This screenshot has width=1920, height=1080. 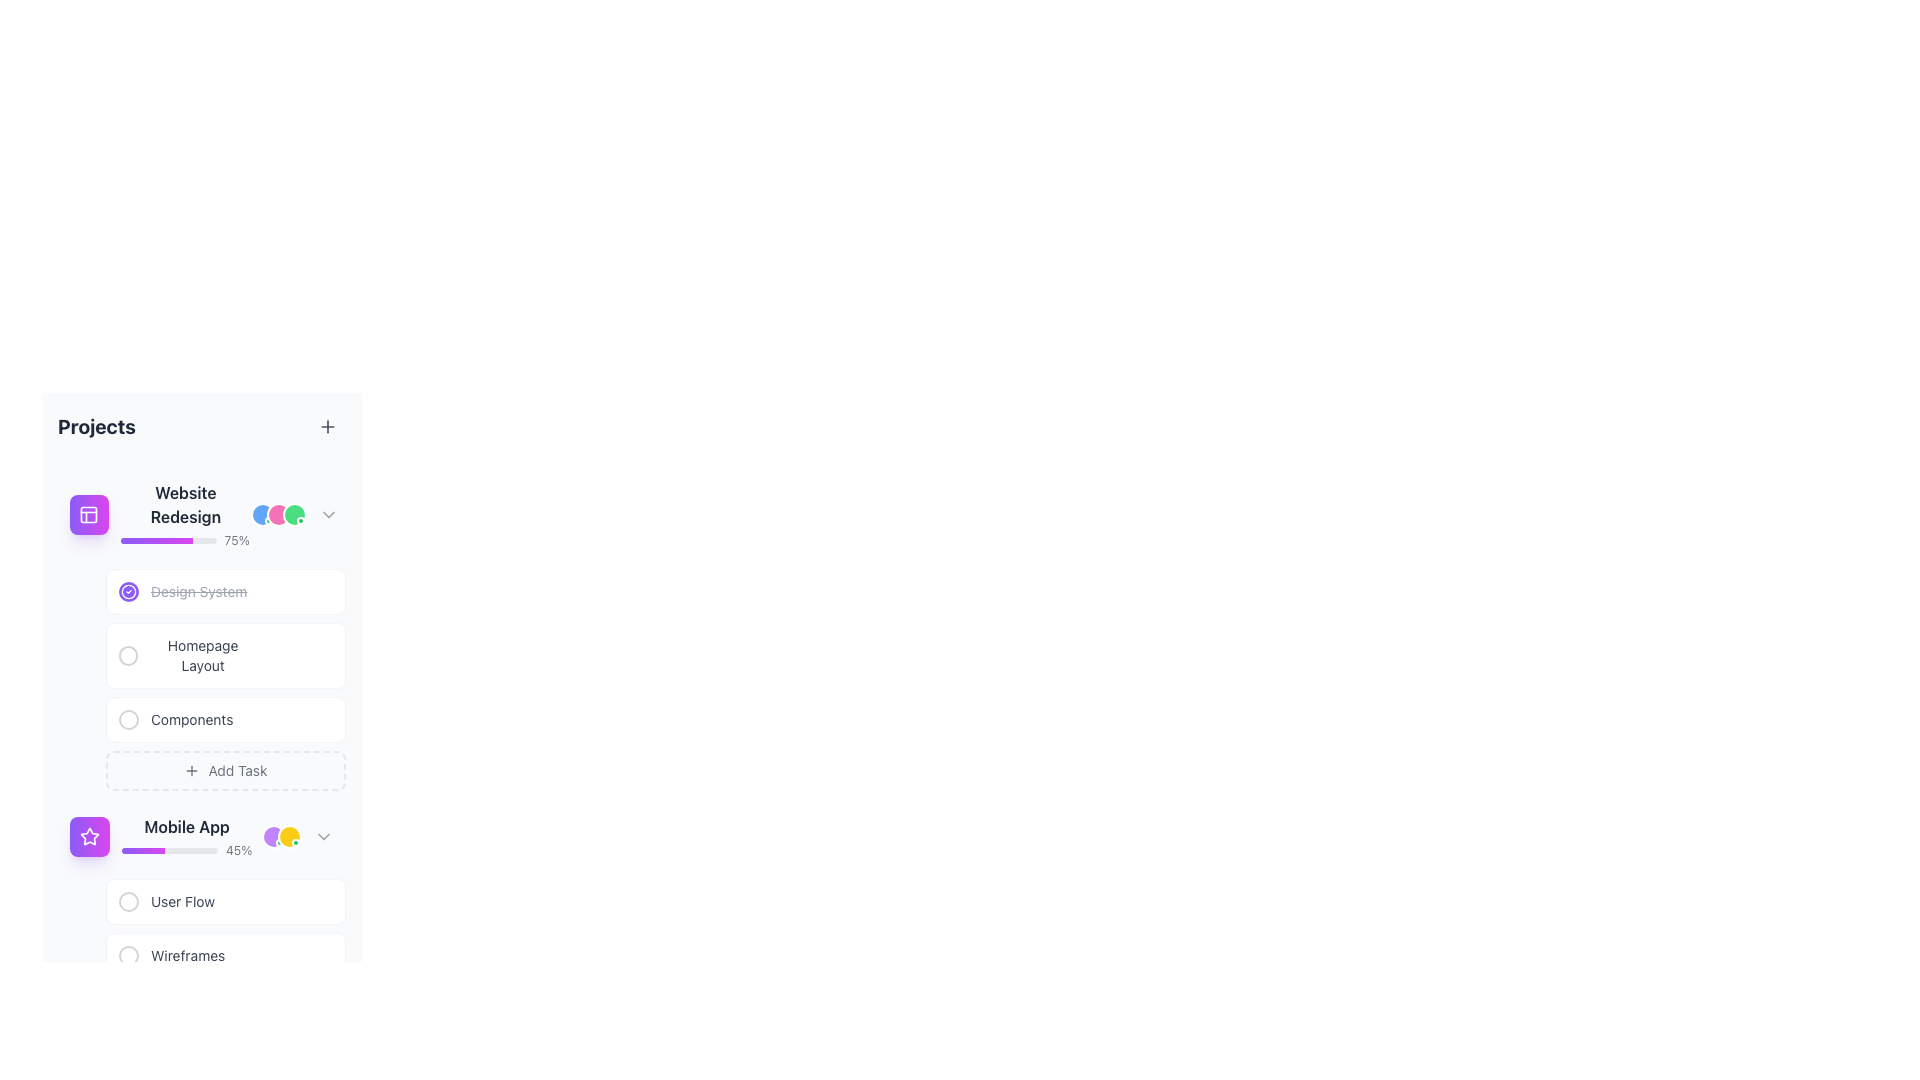 I want to click on the leftmost button in the 'Mobile App' subsection under the 'Projects' category, so click(x=128, y=902).